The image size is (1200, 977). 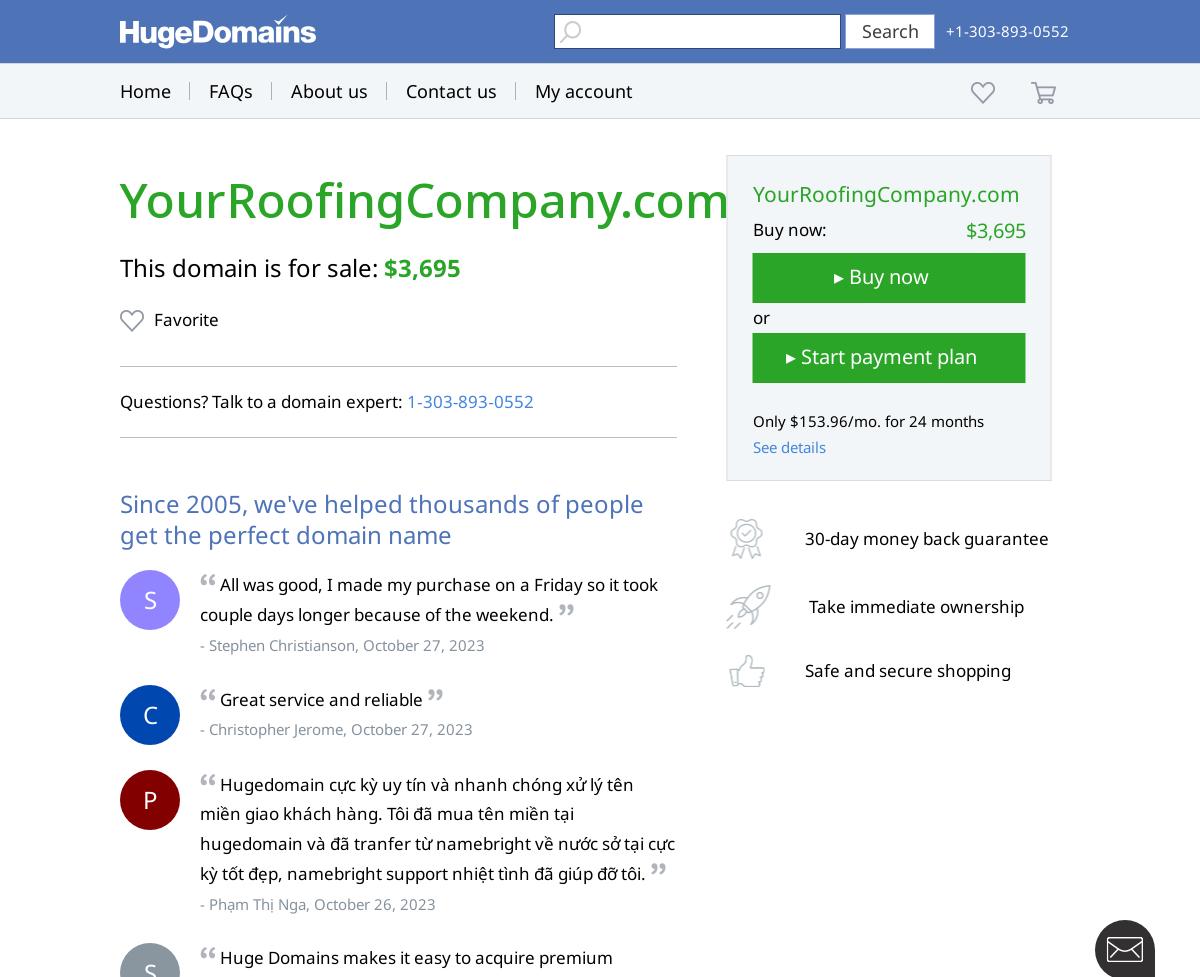 I want to click on 'My account', so click(x=583, y=90).